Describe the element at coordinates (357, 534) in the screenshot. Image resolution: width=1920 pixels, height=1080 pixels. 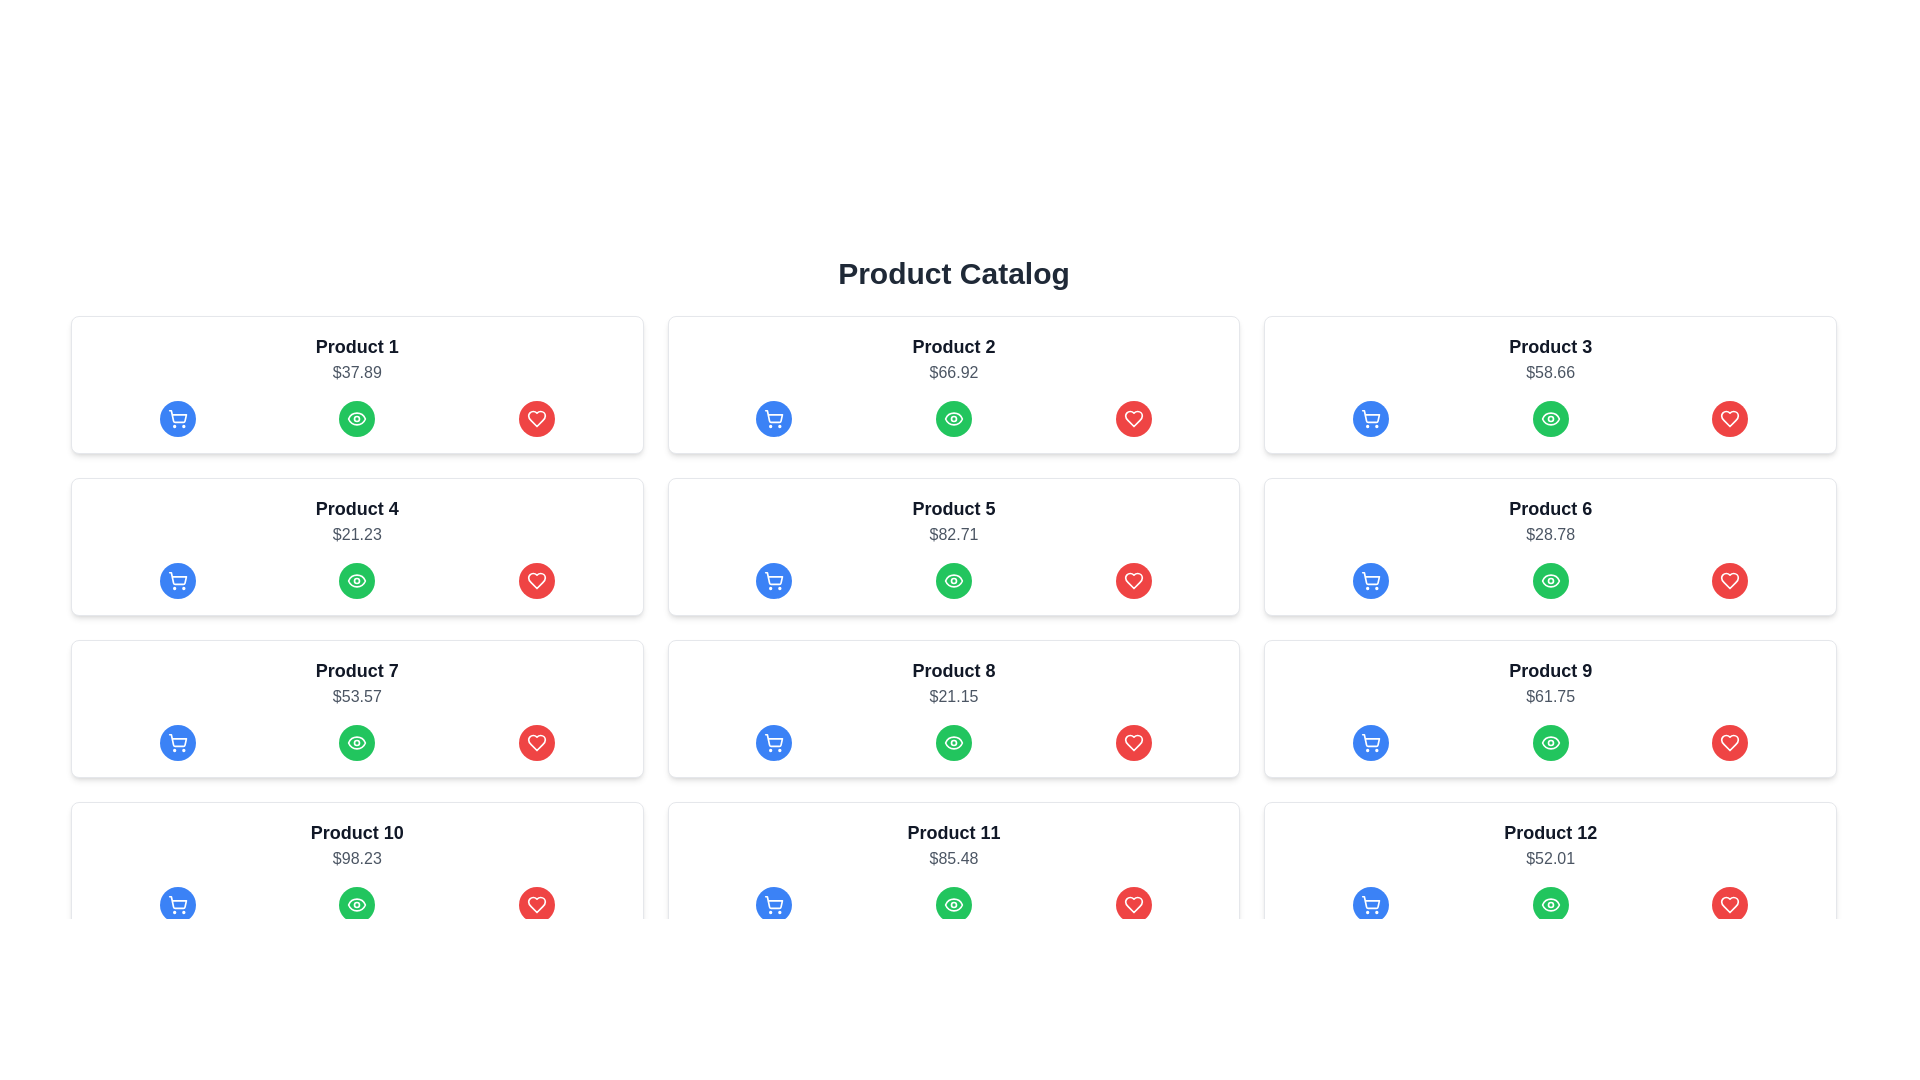
I see `the static text label displaying the price '$21.23' located beneath the 'Product 4' text in the product grid` at that location.